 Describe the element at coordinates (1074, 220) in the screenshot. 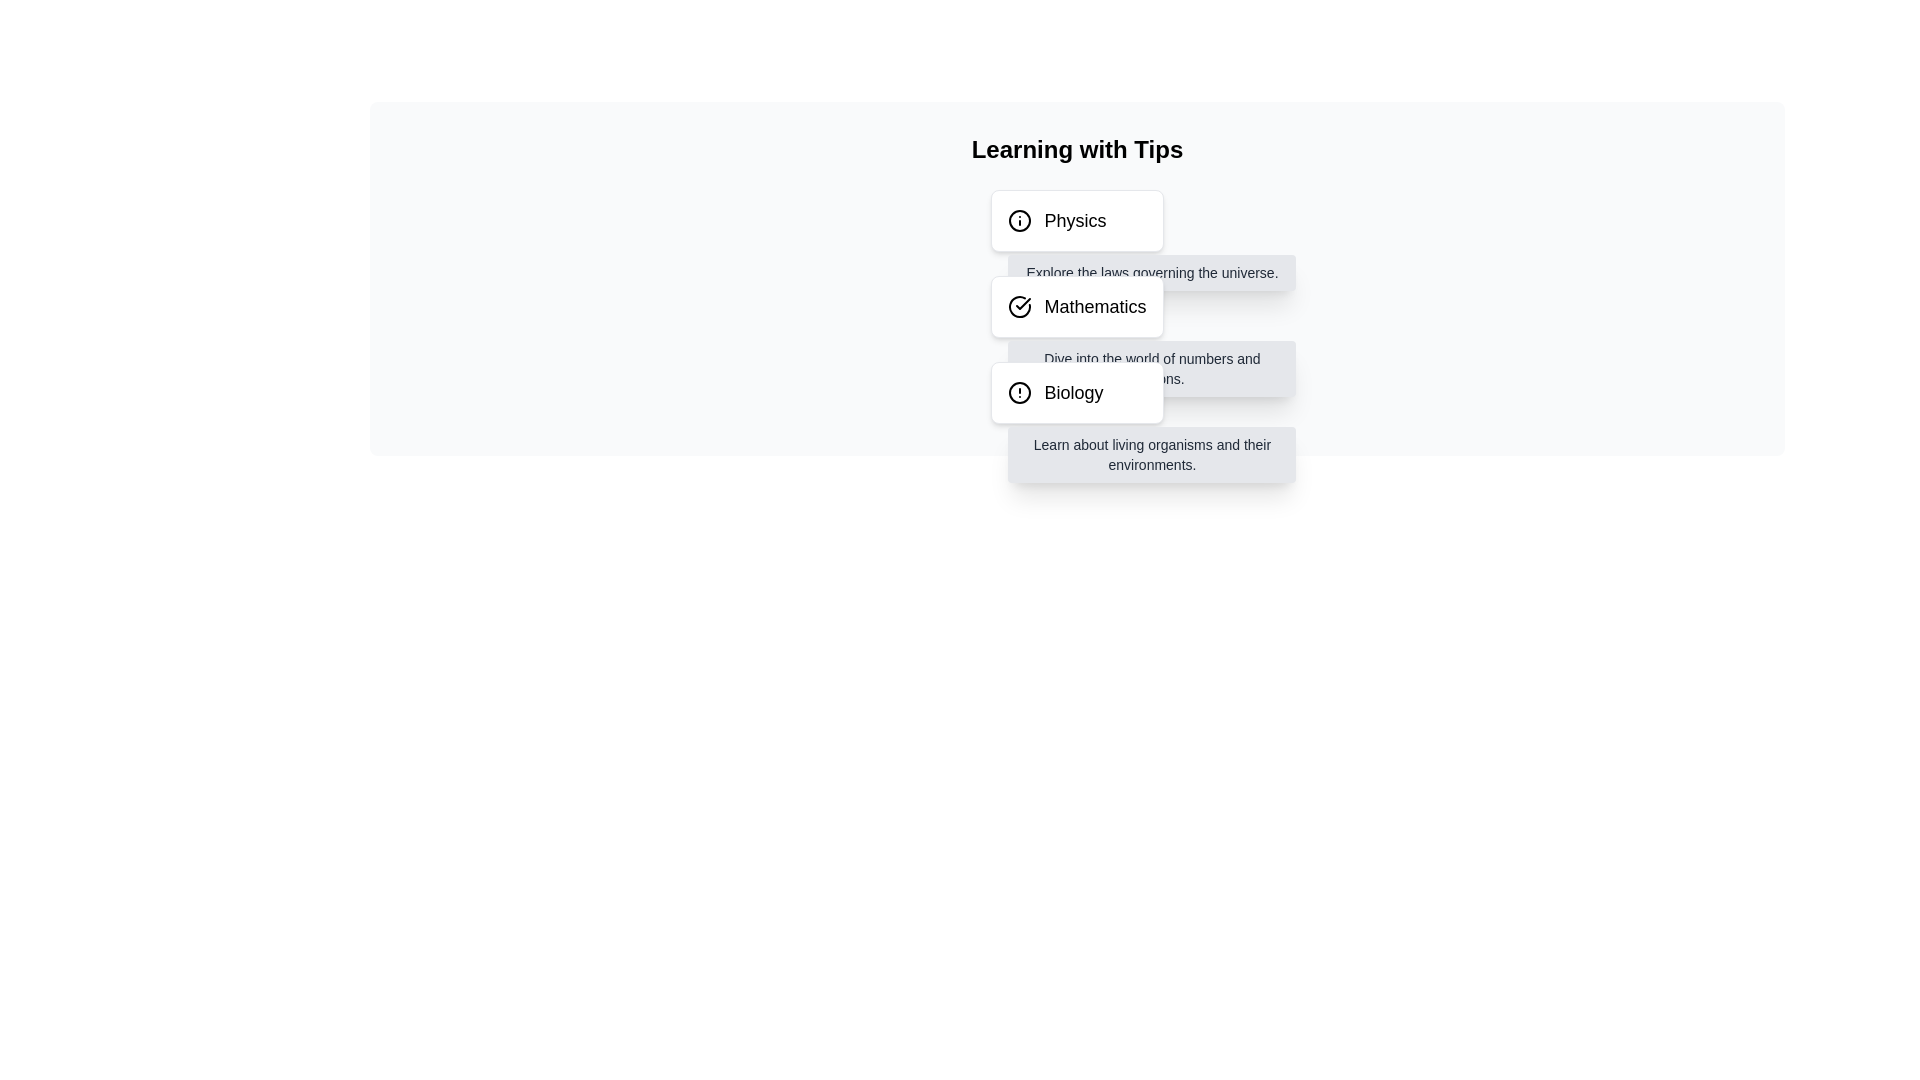

I see `displayed text of the 'Physics' label, which is the first entry in a vertically stacked list of subjects including 'Mathematics' and 'Biology'` at that location.